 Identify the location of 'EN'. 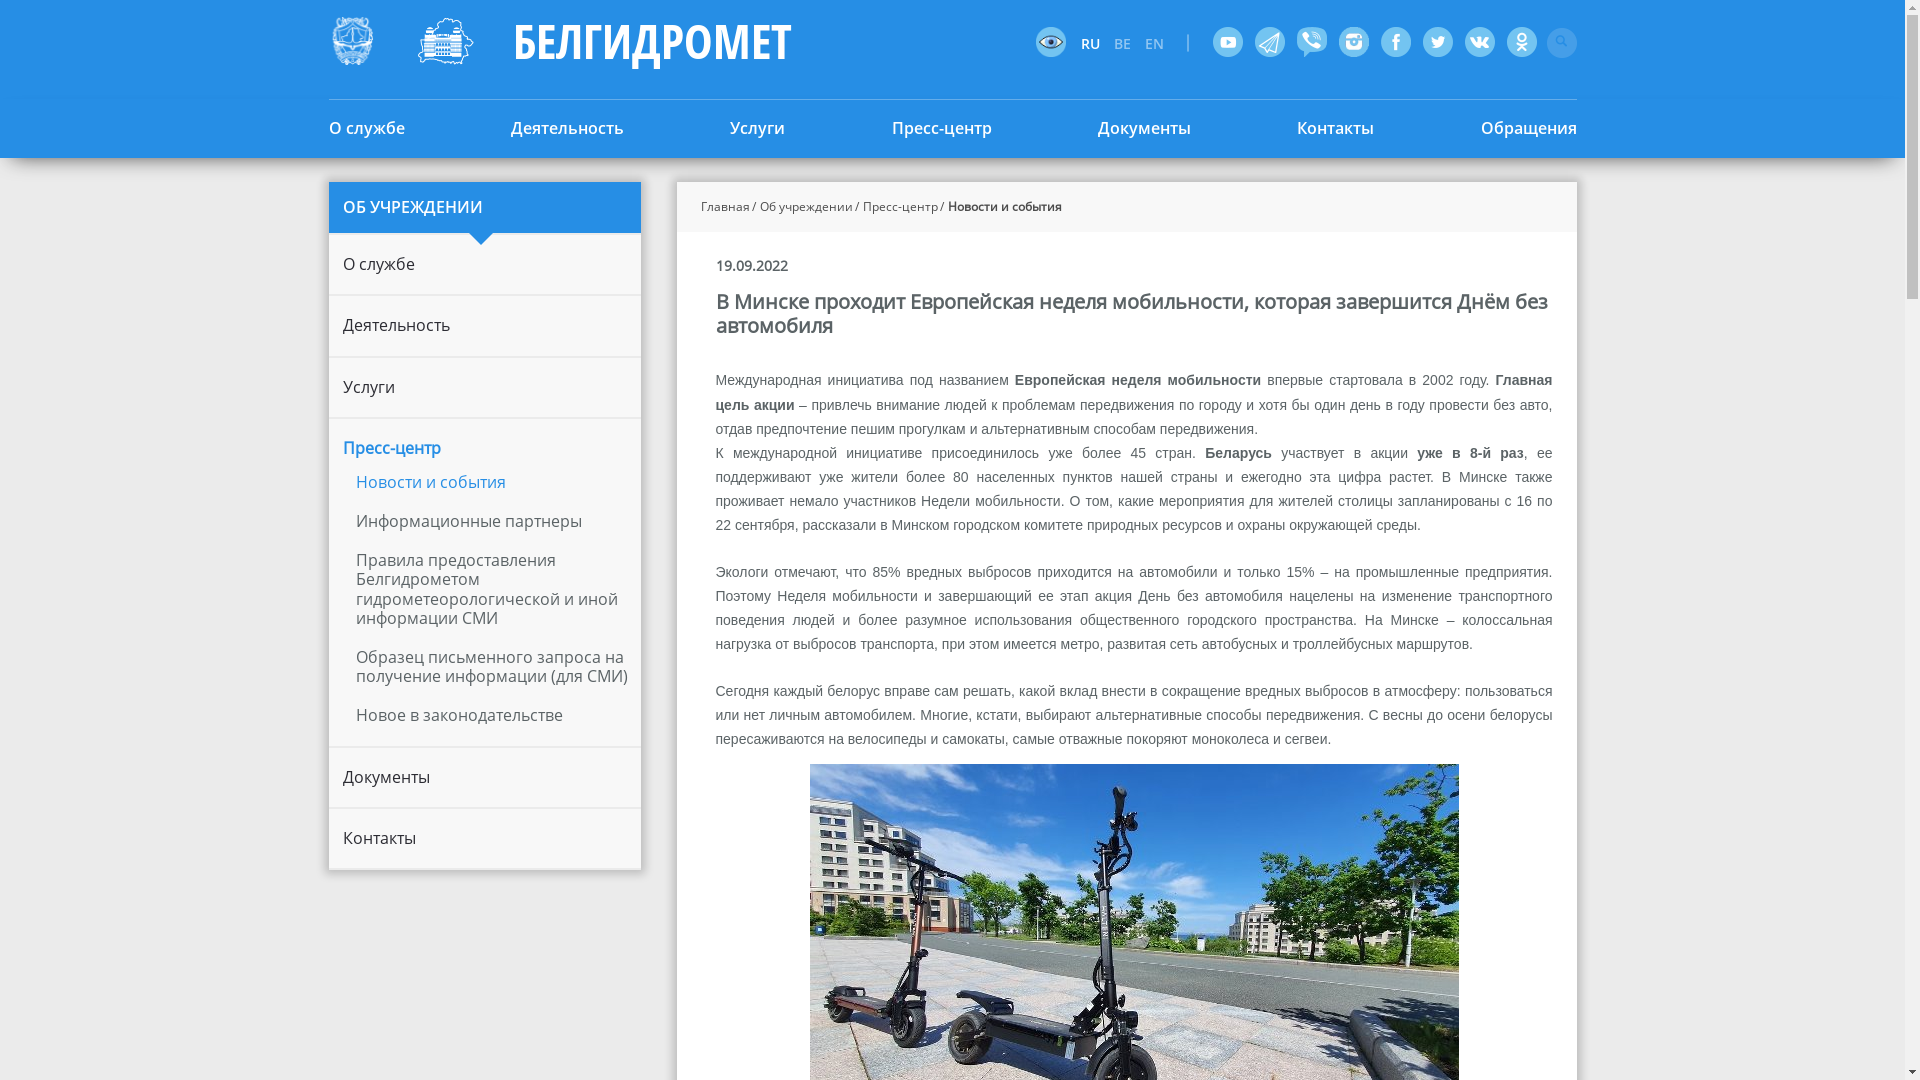
(1158, 43).